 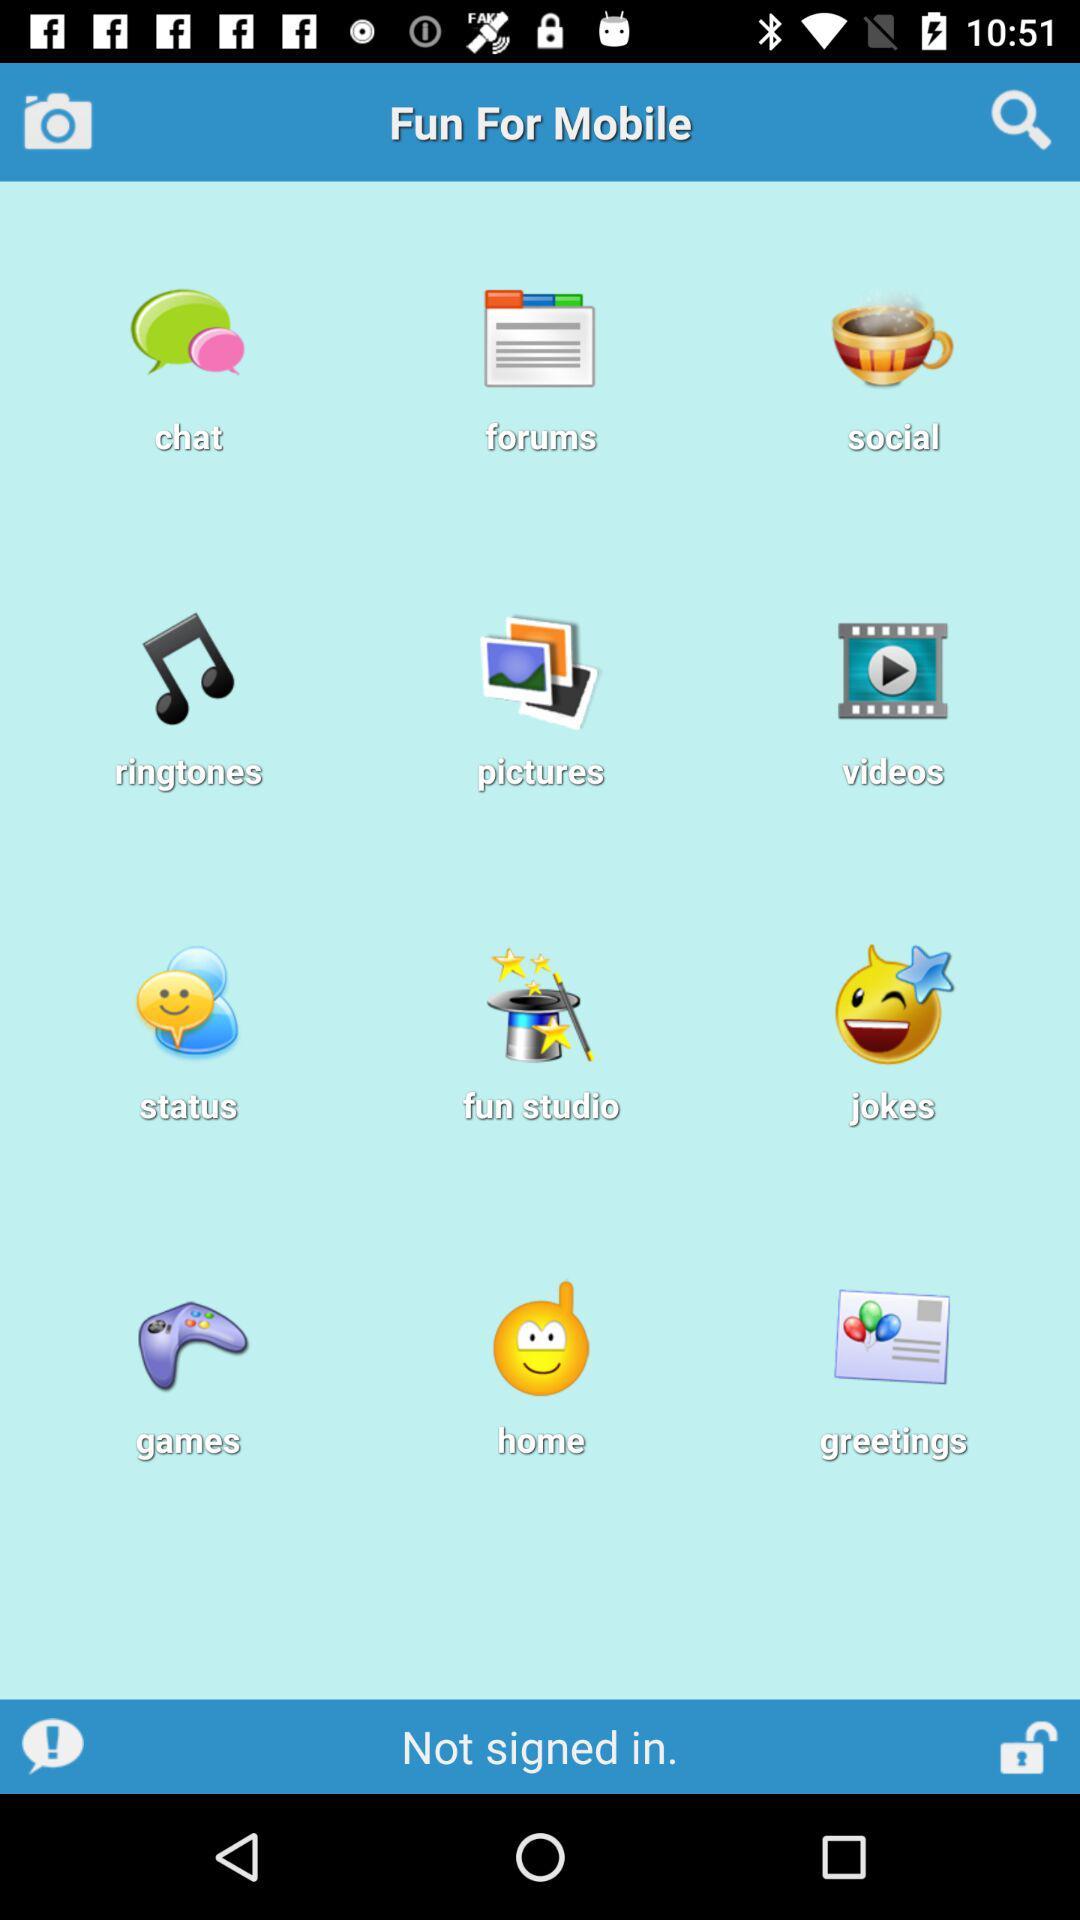 What do you see at coordinates (1030, 1745) in the screenshot?
I see `the lock icon` at bounding box center [1030, 1745].